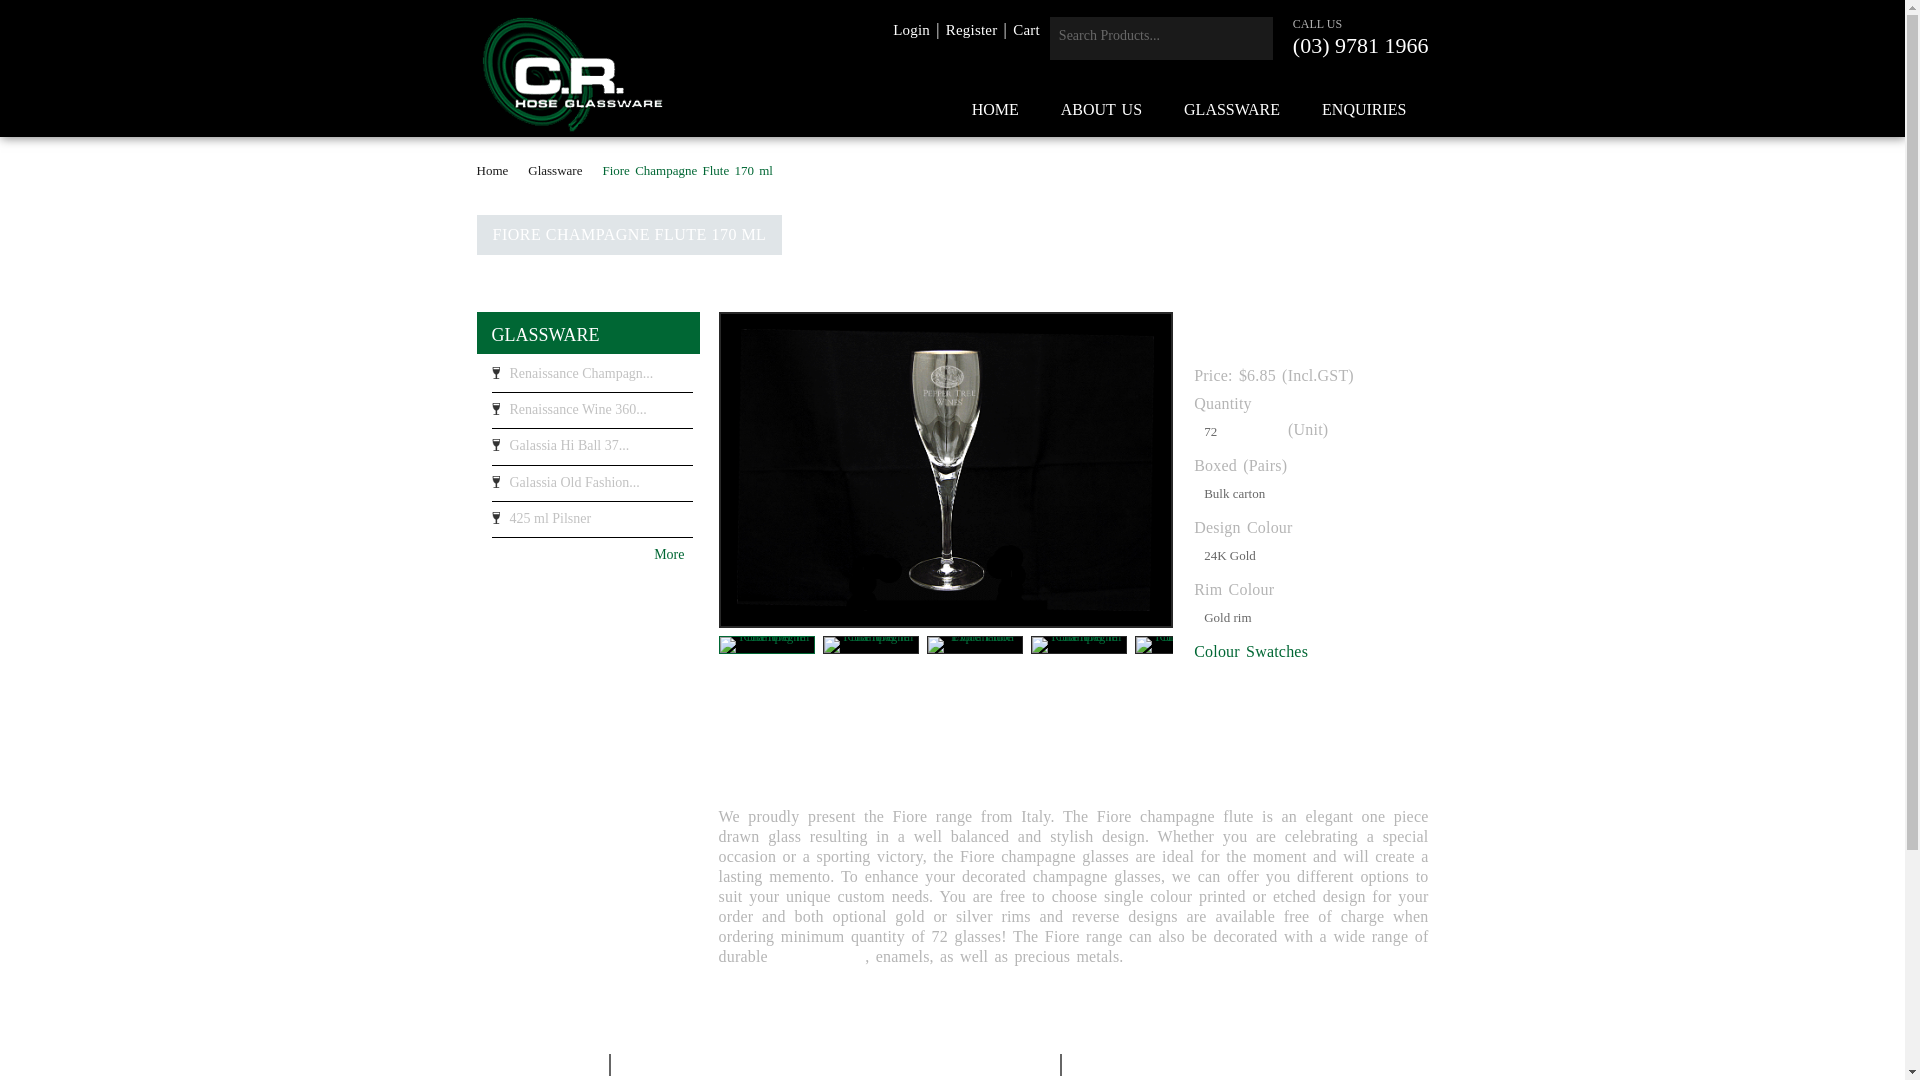 This screenshot has width=1920, height=1080. What do you see at coordinates (583, 554) in the screenshot?
I see `'More'` at bounding box center [583, 554].